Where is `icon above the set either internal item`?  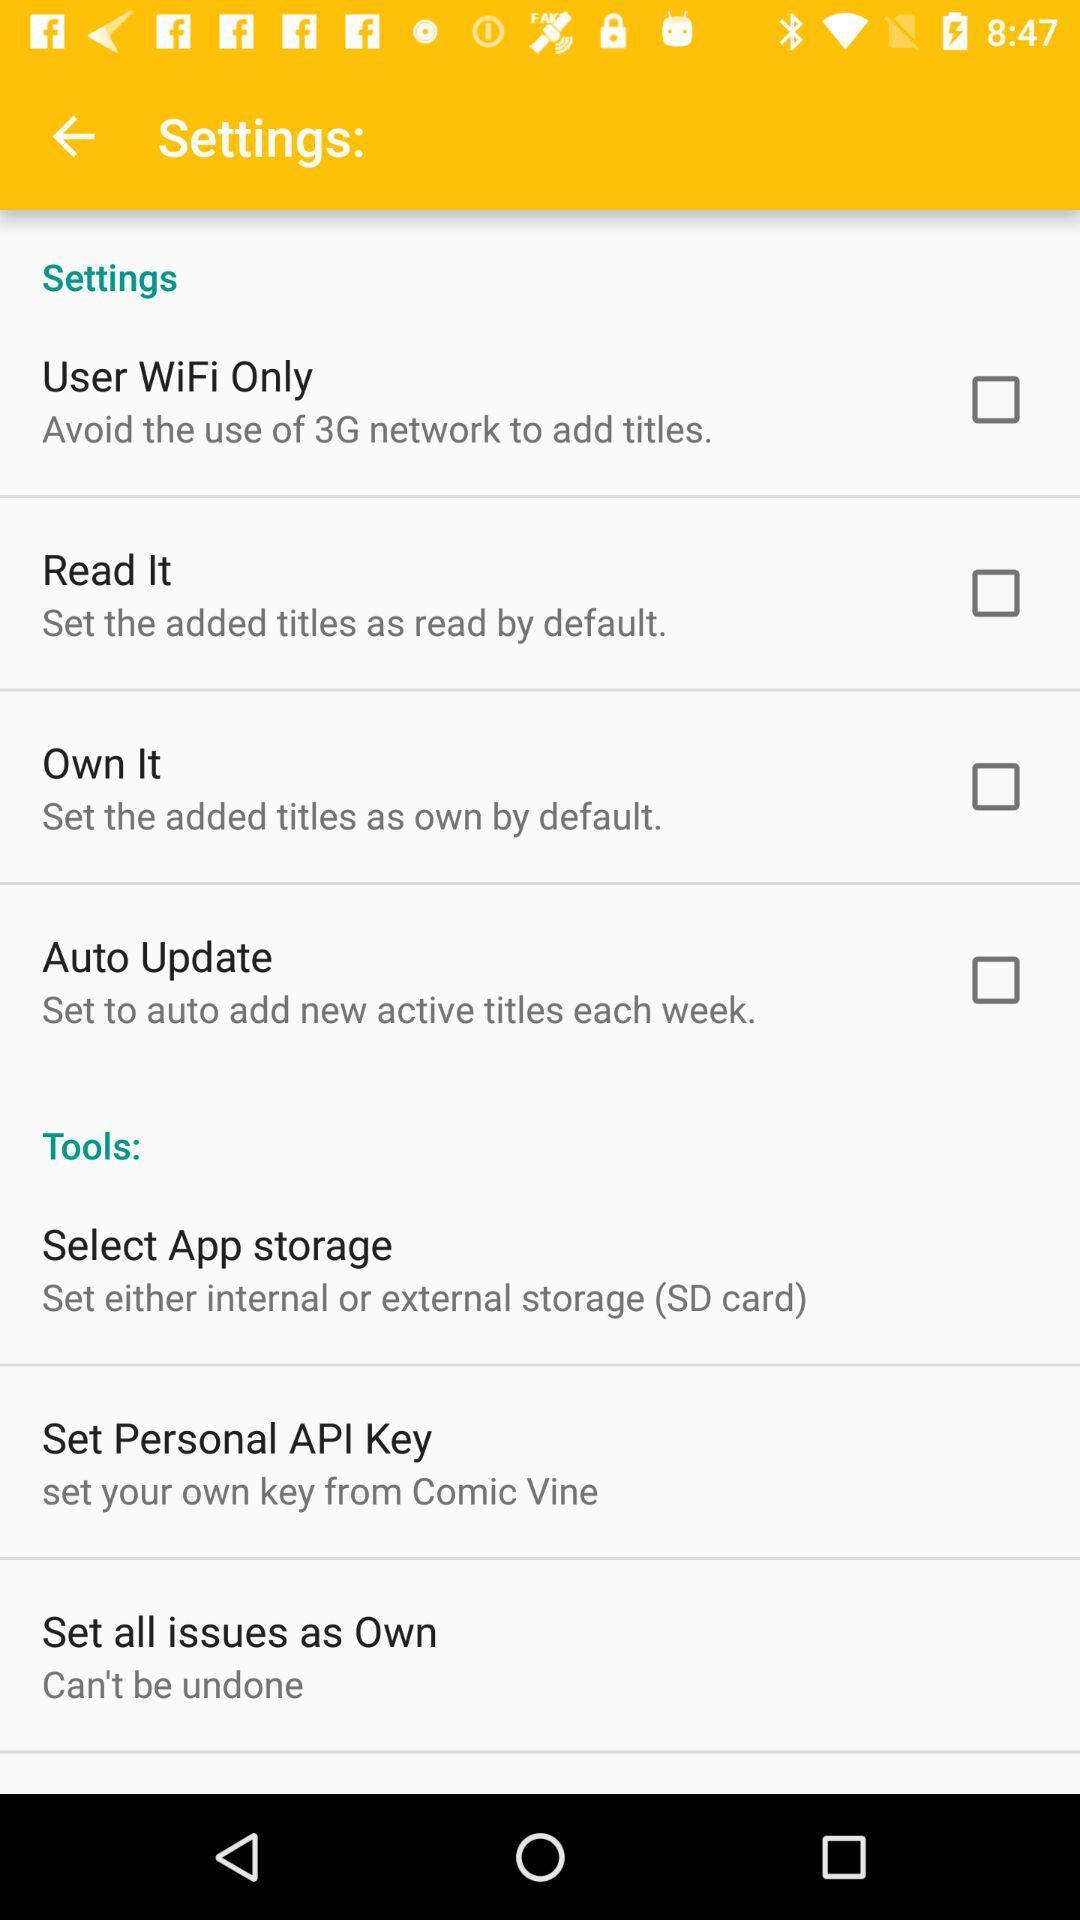
icon above the set either internal item is located at coordinates (217, 1242).